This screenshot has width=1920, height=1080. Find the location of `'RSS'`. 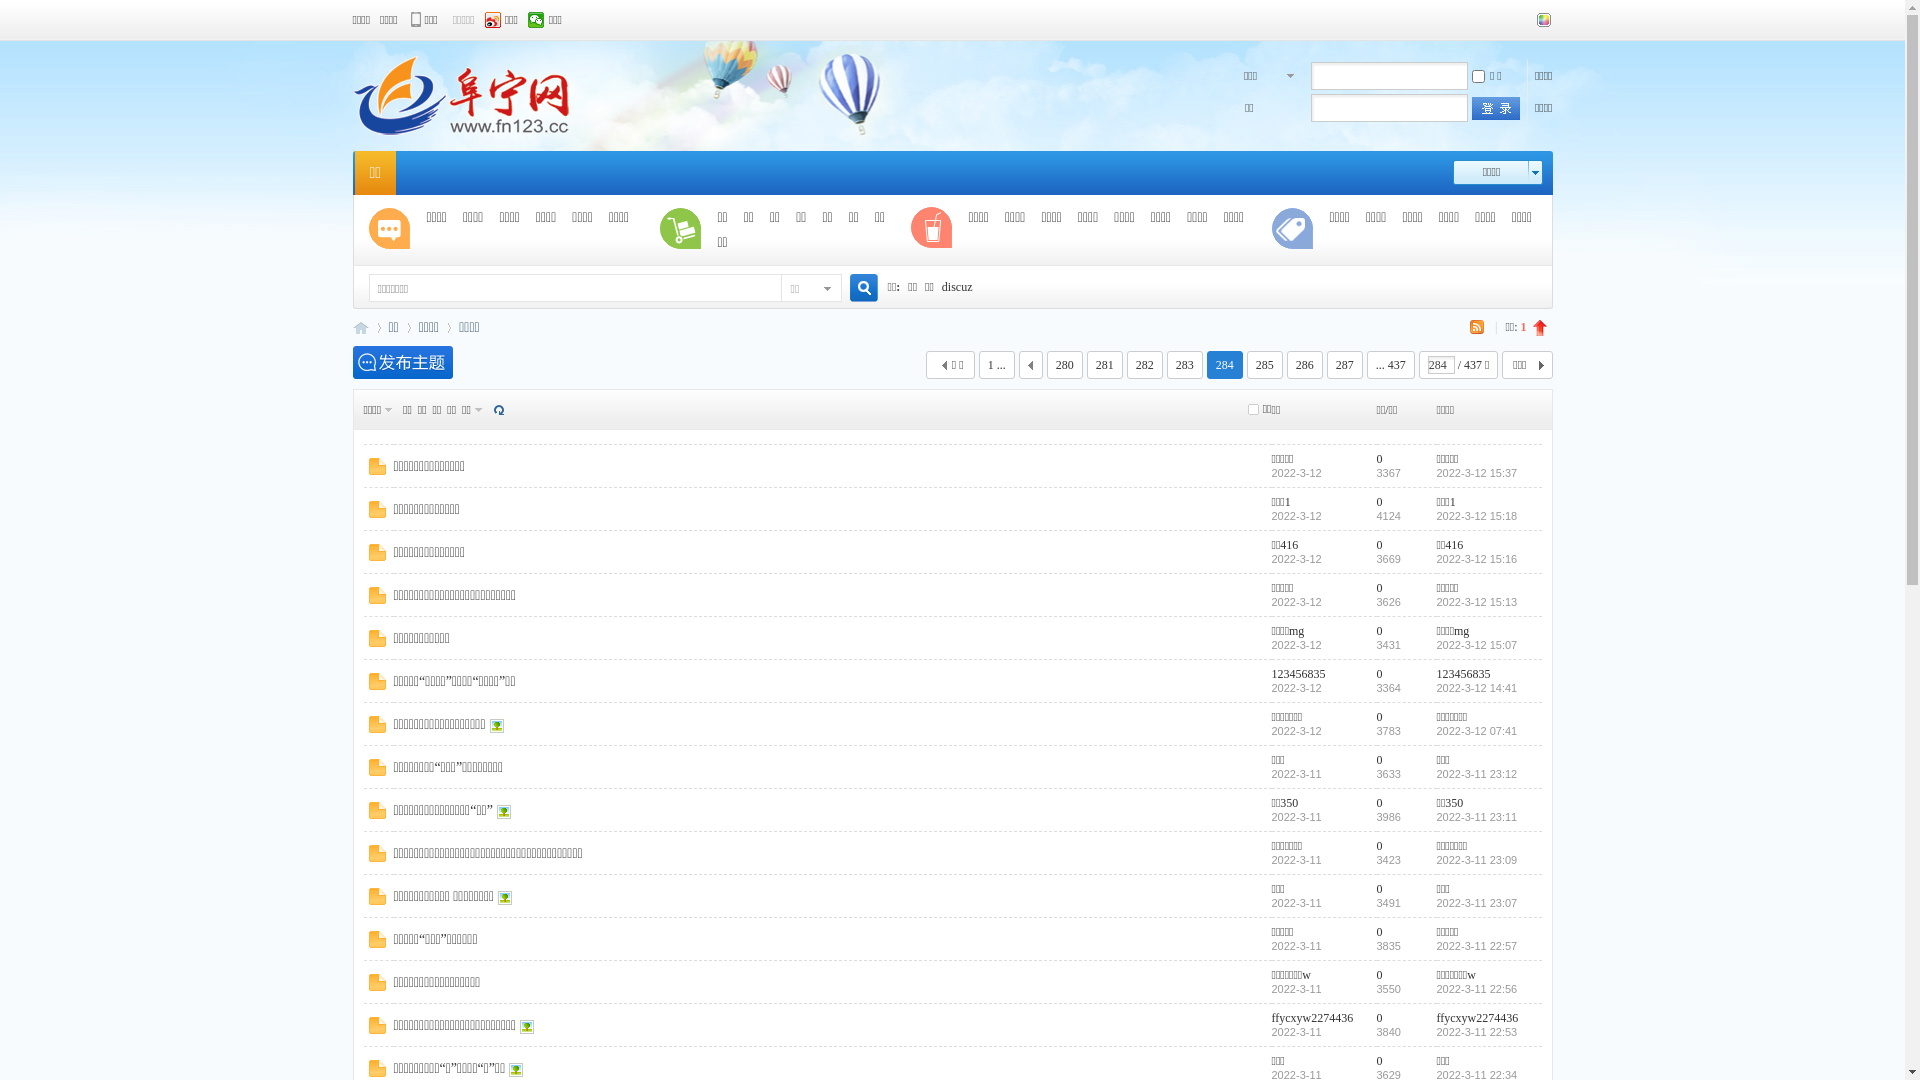

'RSS' is located at coordinates (1469, 326).